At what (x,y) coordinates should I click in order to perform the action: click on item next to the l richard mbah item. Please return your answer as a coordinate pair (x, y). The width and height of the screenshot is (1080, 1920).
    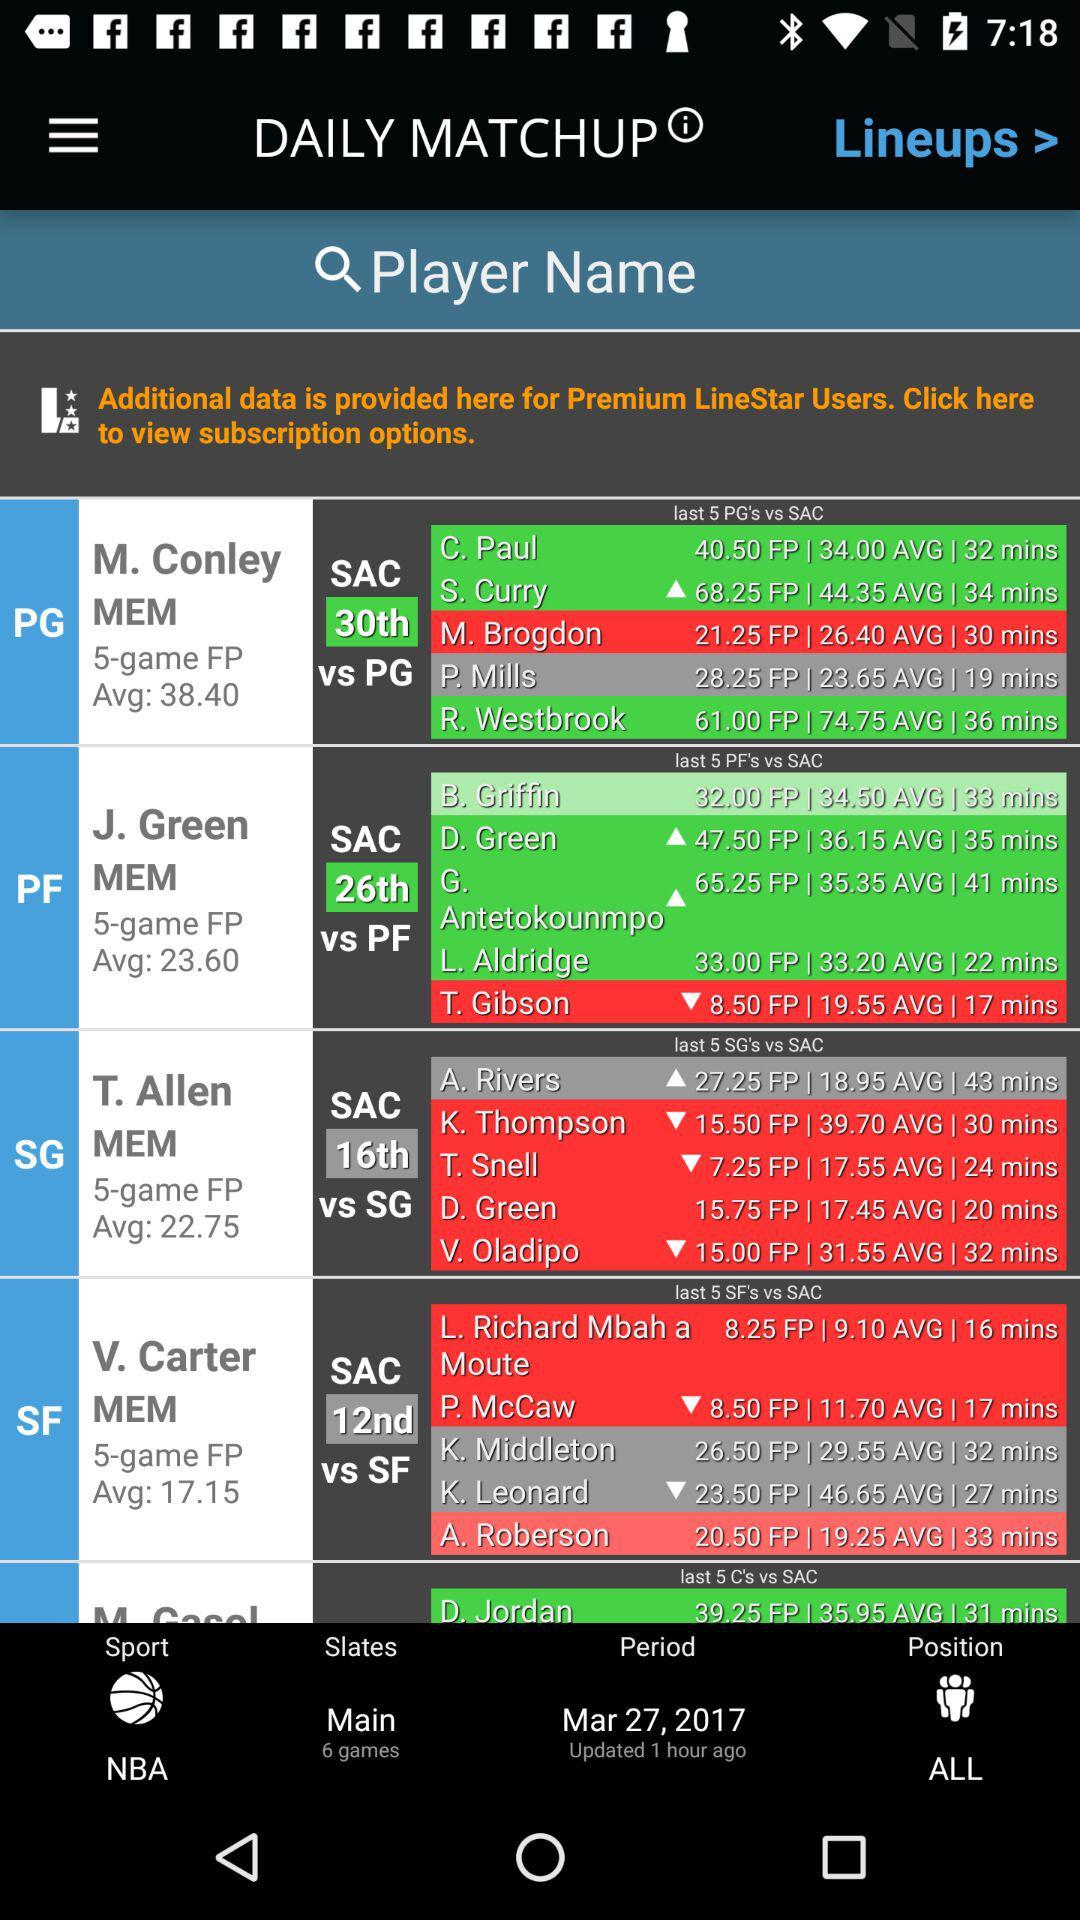
    Looking at the image, I should click on (371, 1418).